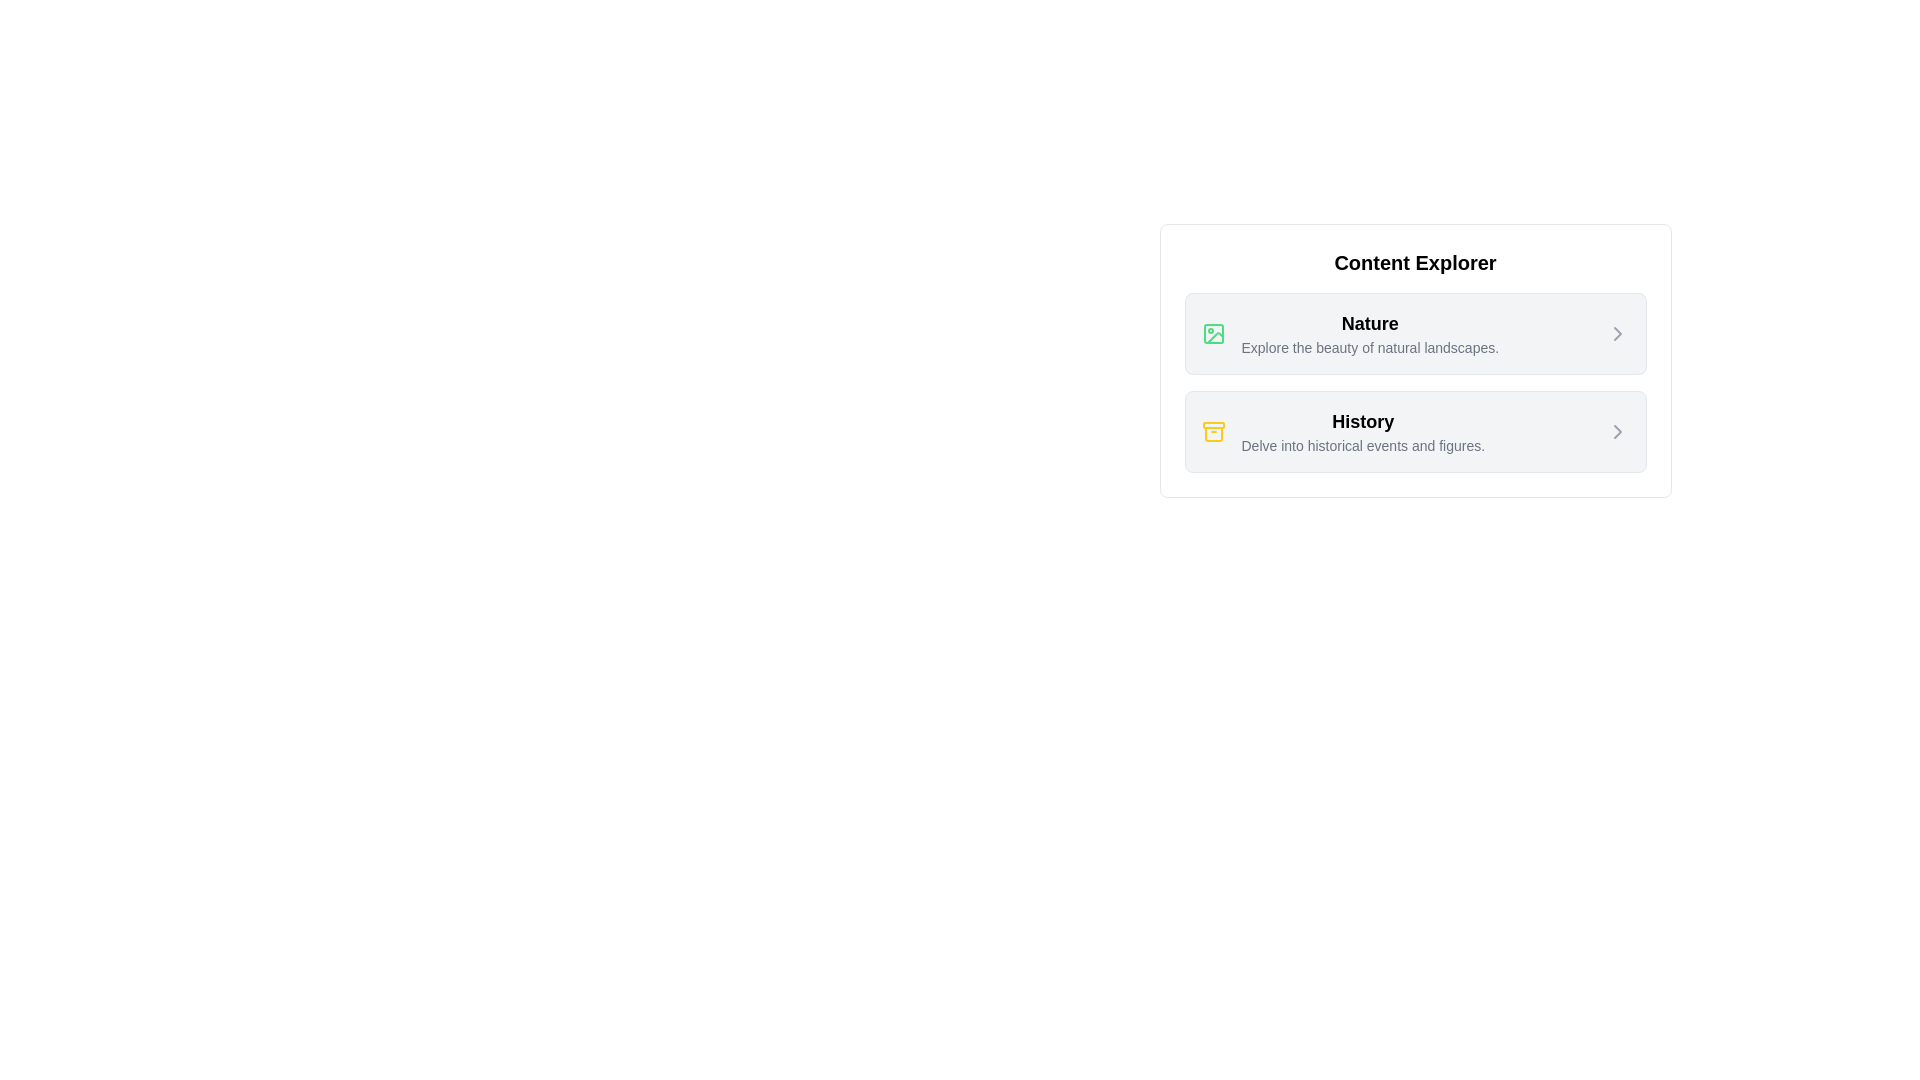  I want to click on the List item with the title 'History', so click(1362, 431).